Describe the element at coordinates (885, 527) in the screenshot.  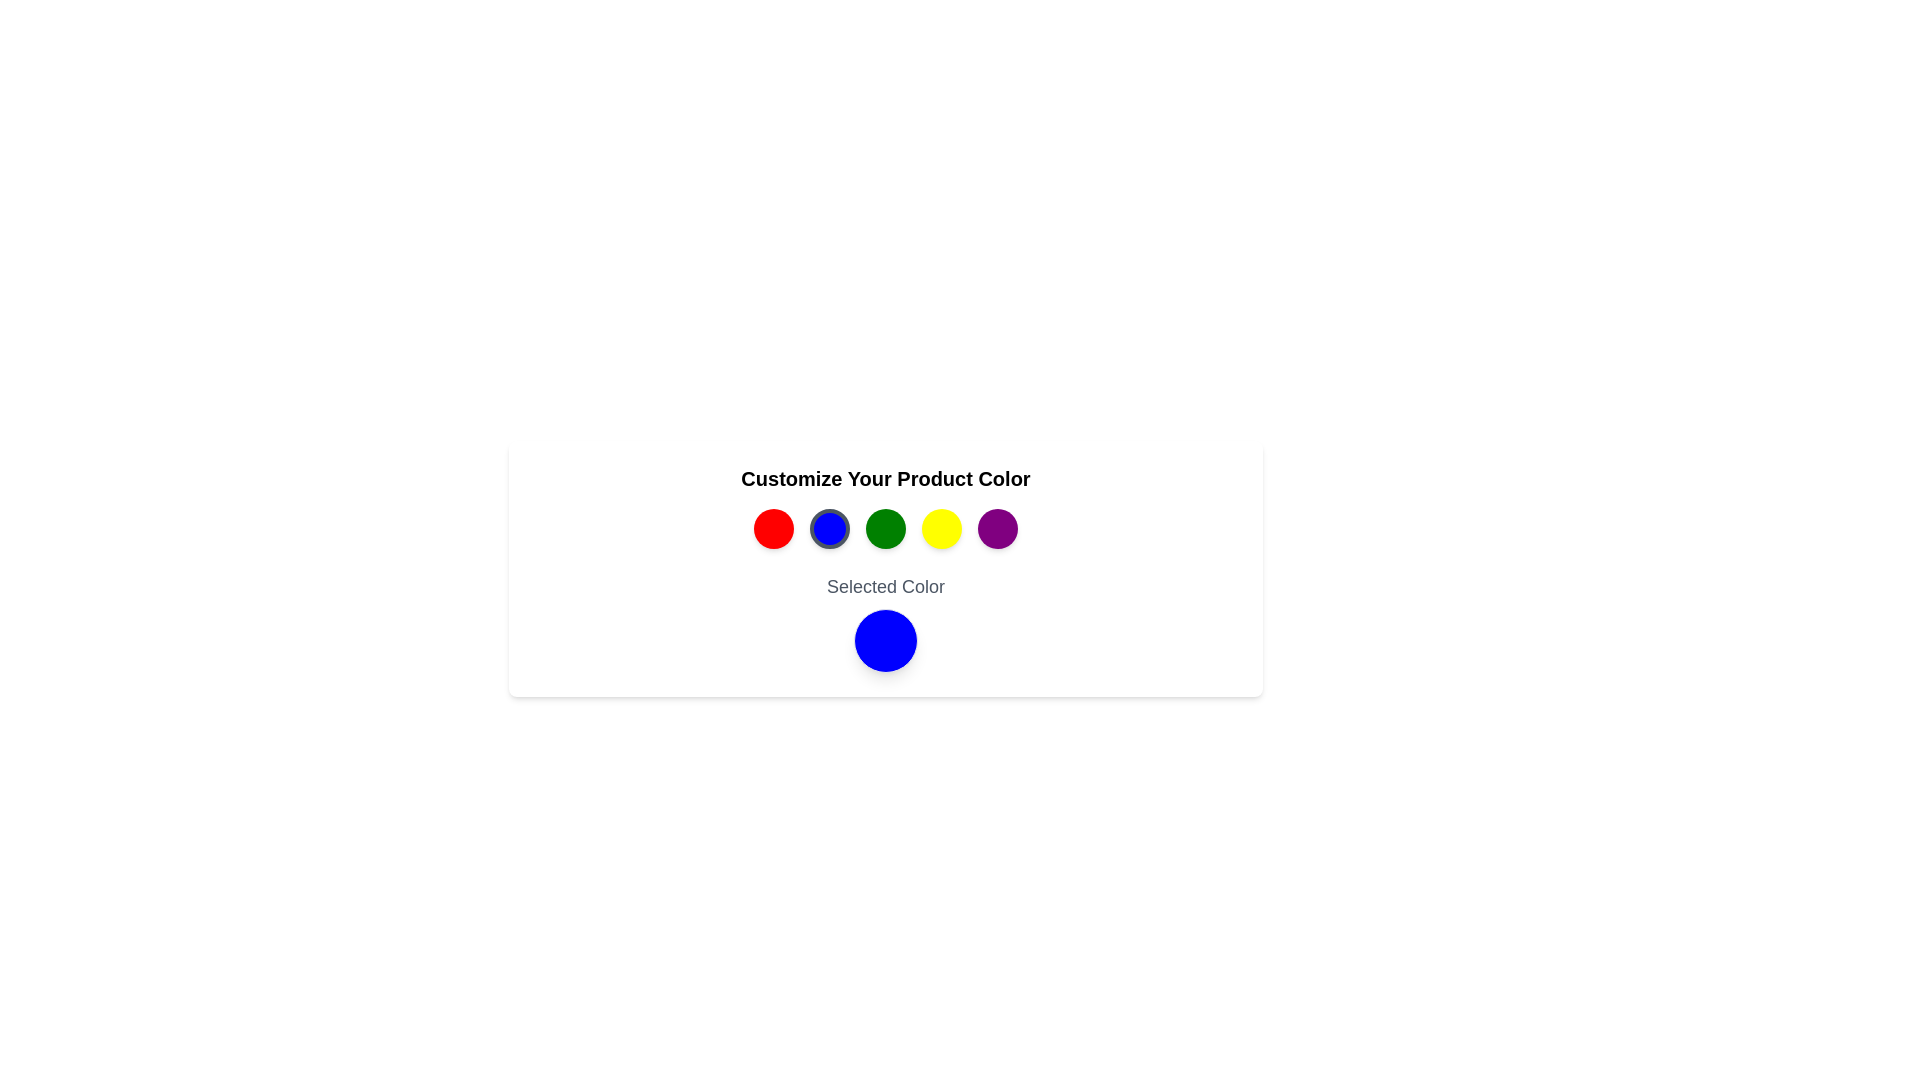
I see `the color button corresponding to green` at that location.